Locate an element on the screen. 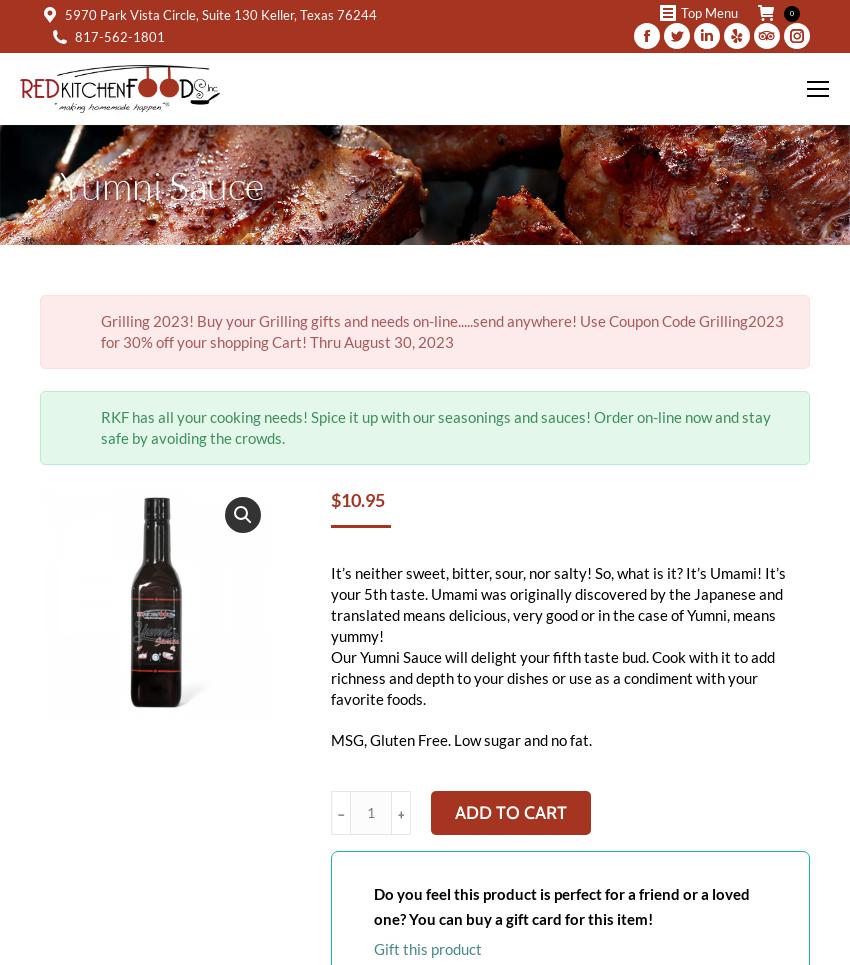 This screenshot has height=965, width=850. 'RKF has all your cooking needs! Spice it up with our seasonings and sauces! Order on-line now and stay safe by avoiding the crowds.' is located at coordinates (434, 427).